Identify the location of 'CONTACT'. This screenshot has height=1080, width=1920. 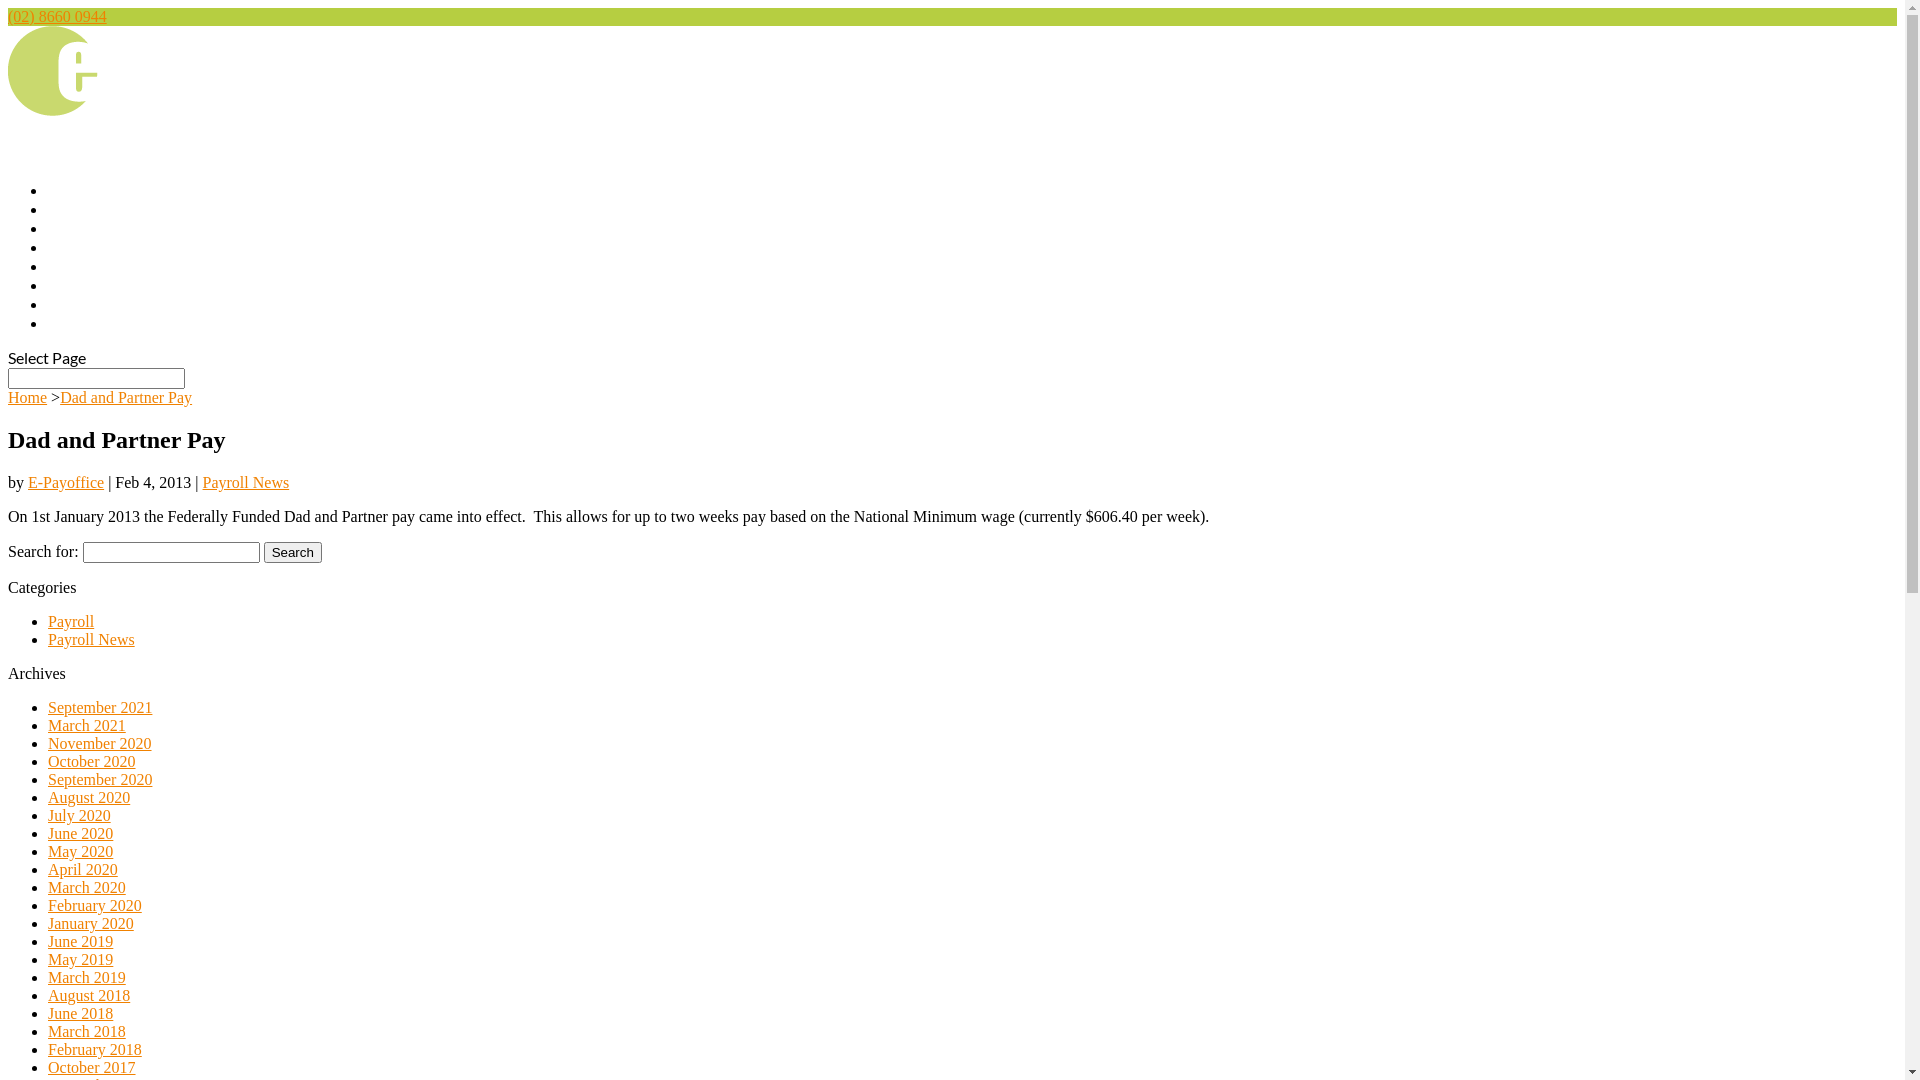
(48, 325).